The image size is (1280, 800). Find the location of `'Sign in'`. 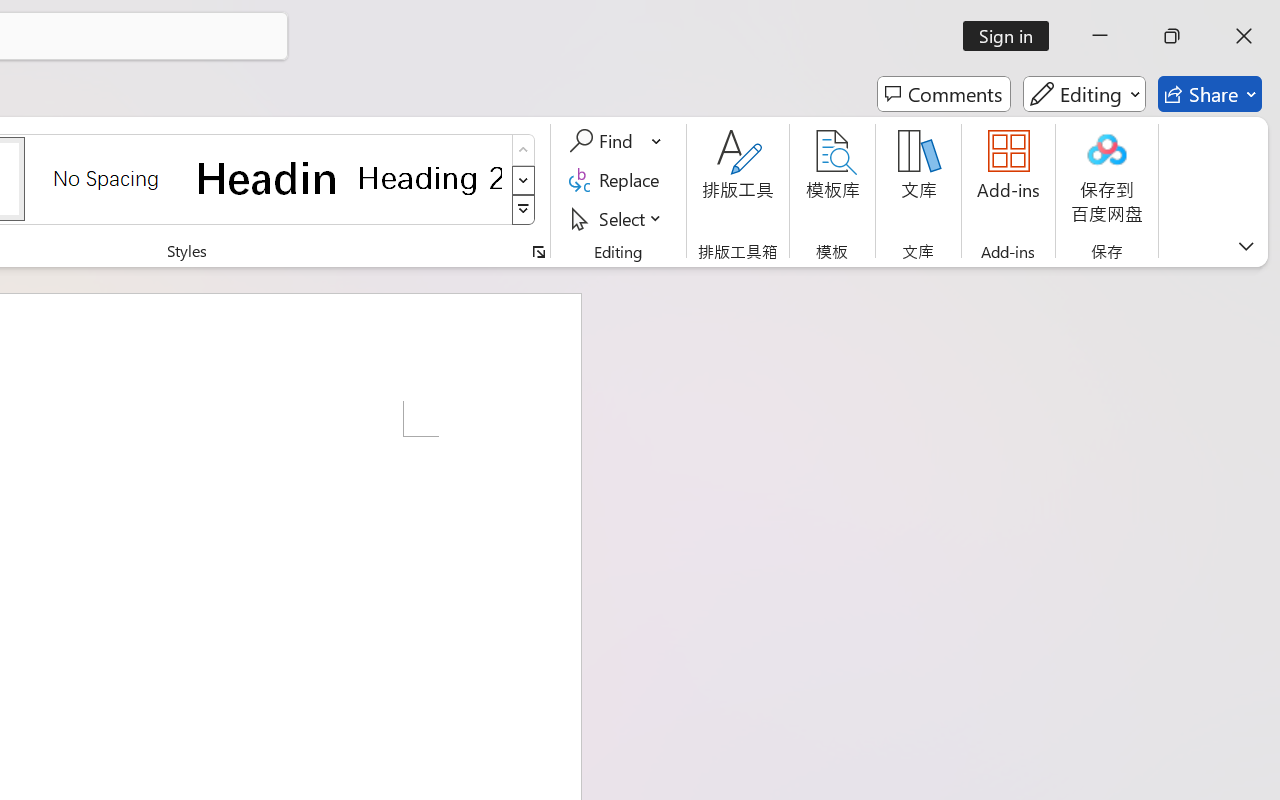

'Sign in' is located at coordinates (1013, 35).